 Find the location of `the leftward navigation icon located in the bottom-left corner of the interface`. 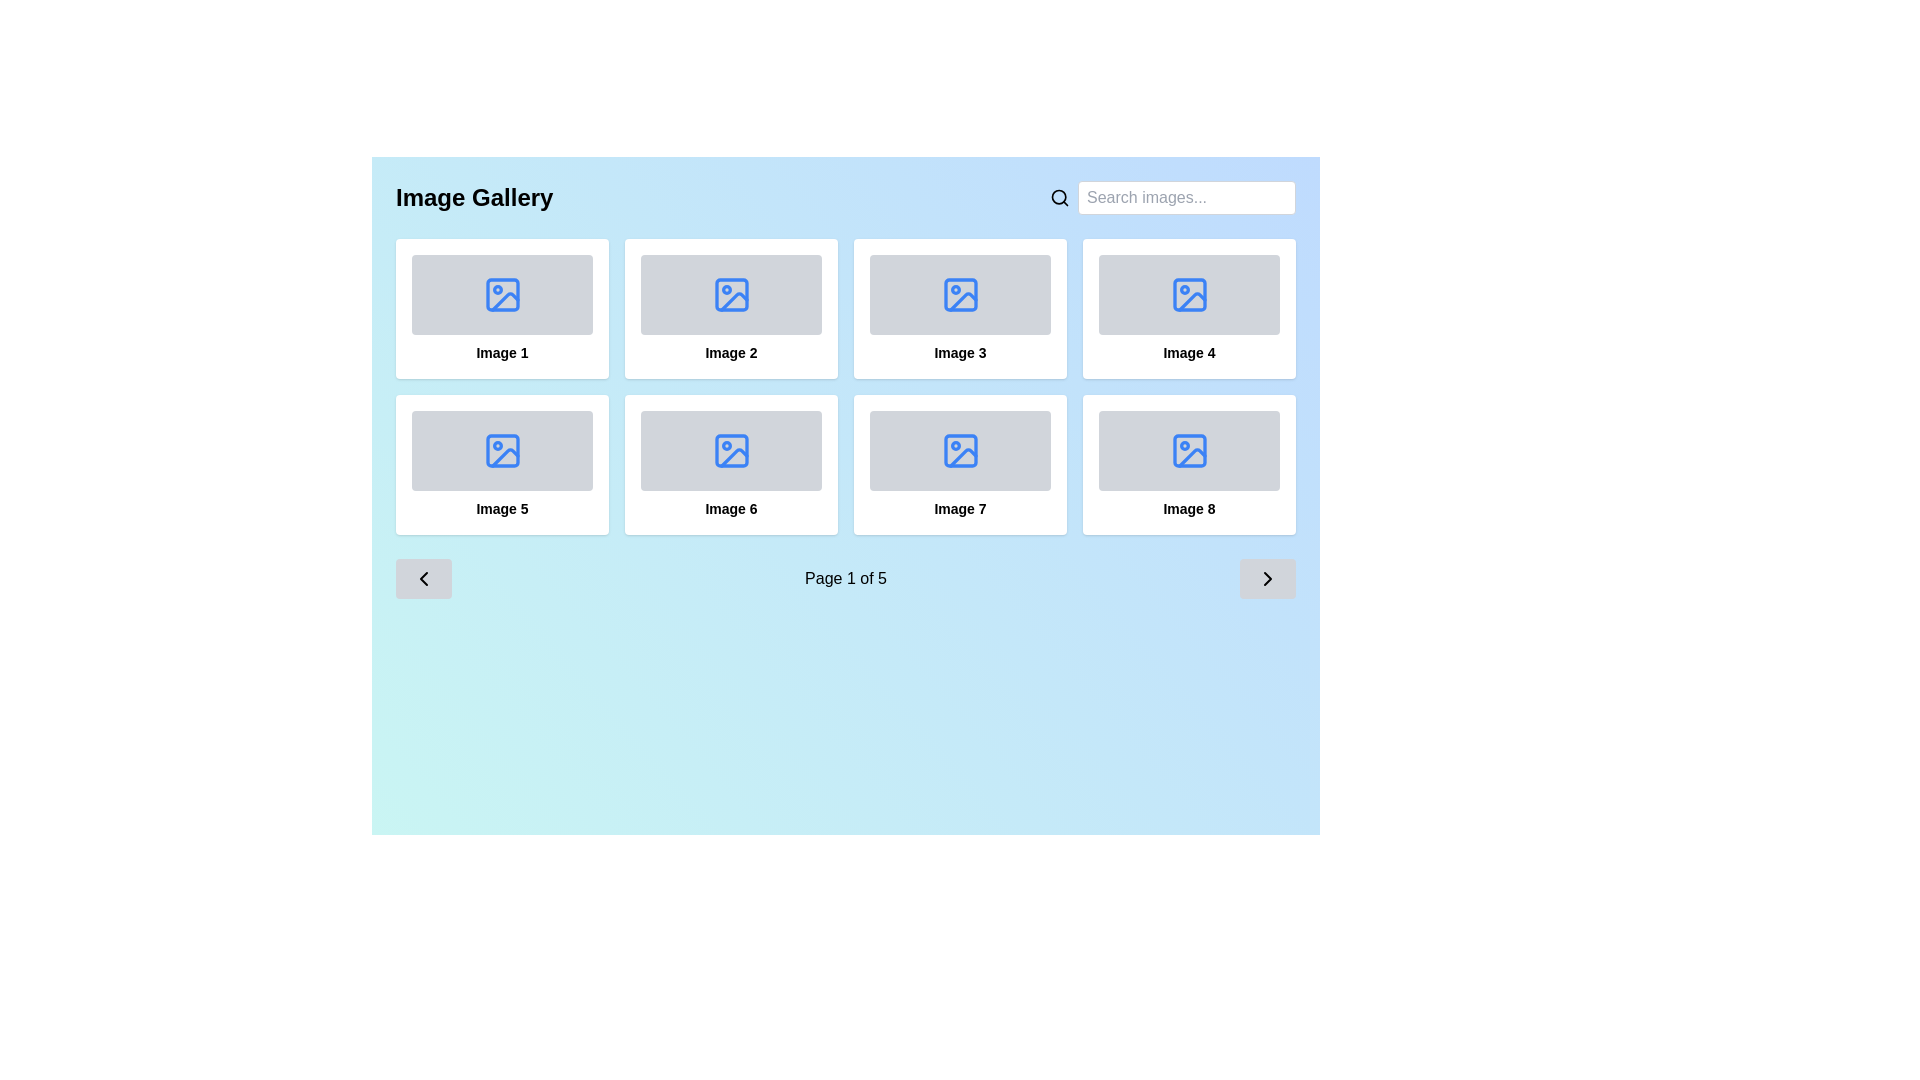

the leftward navigation icon located in the bottom-left corner of the interface is located at coordinates (422, 578).